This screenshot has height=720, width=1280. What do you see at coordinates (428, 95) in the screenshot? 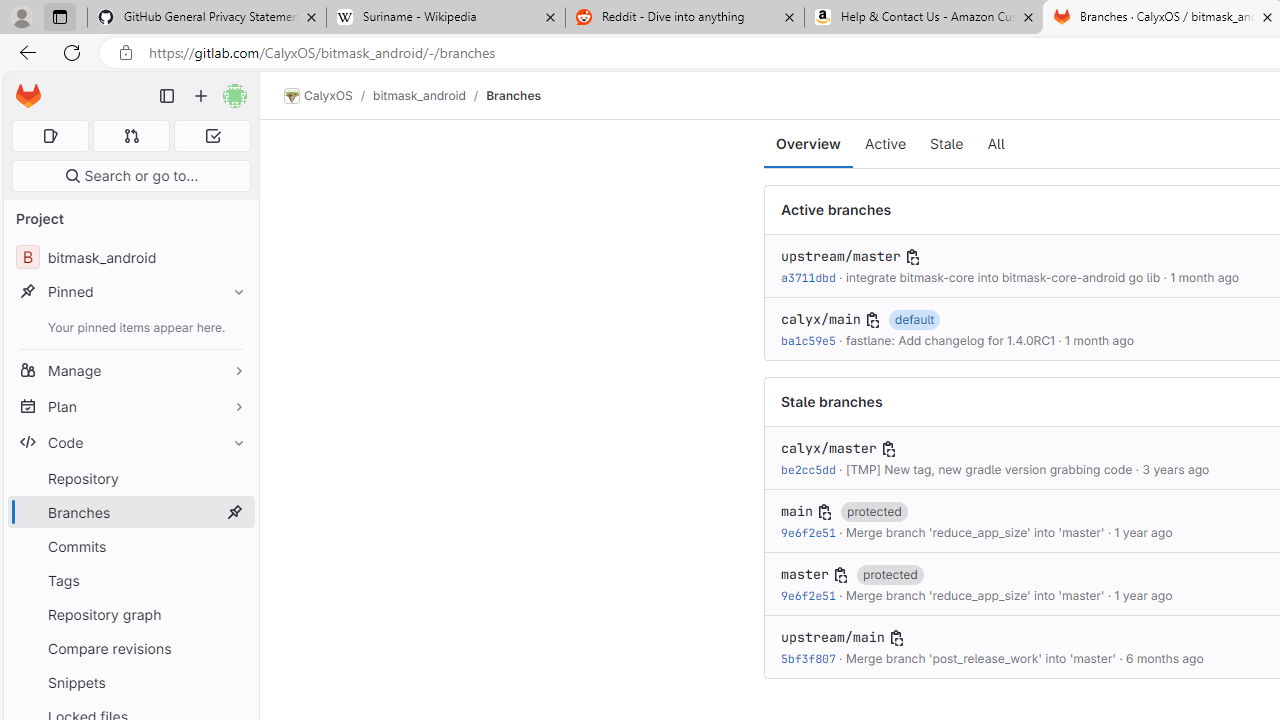
I see `'bitmask_android/'` at bounding box center [428, 95].